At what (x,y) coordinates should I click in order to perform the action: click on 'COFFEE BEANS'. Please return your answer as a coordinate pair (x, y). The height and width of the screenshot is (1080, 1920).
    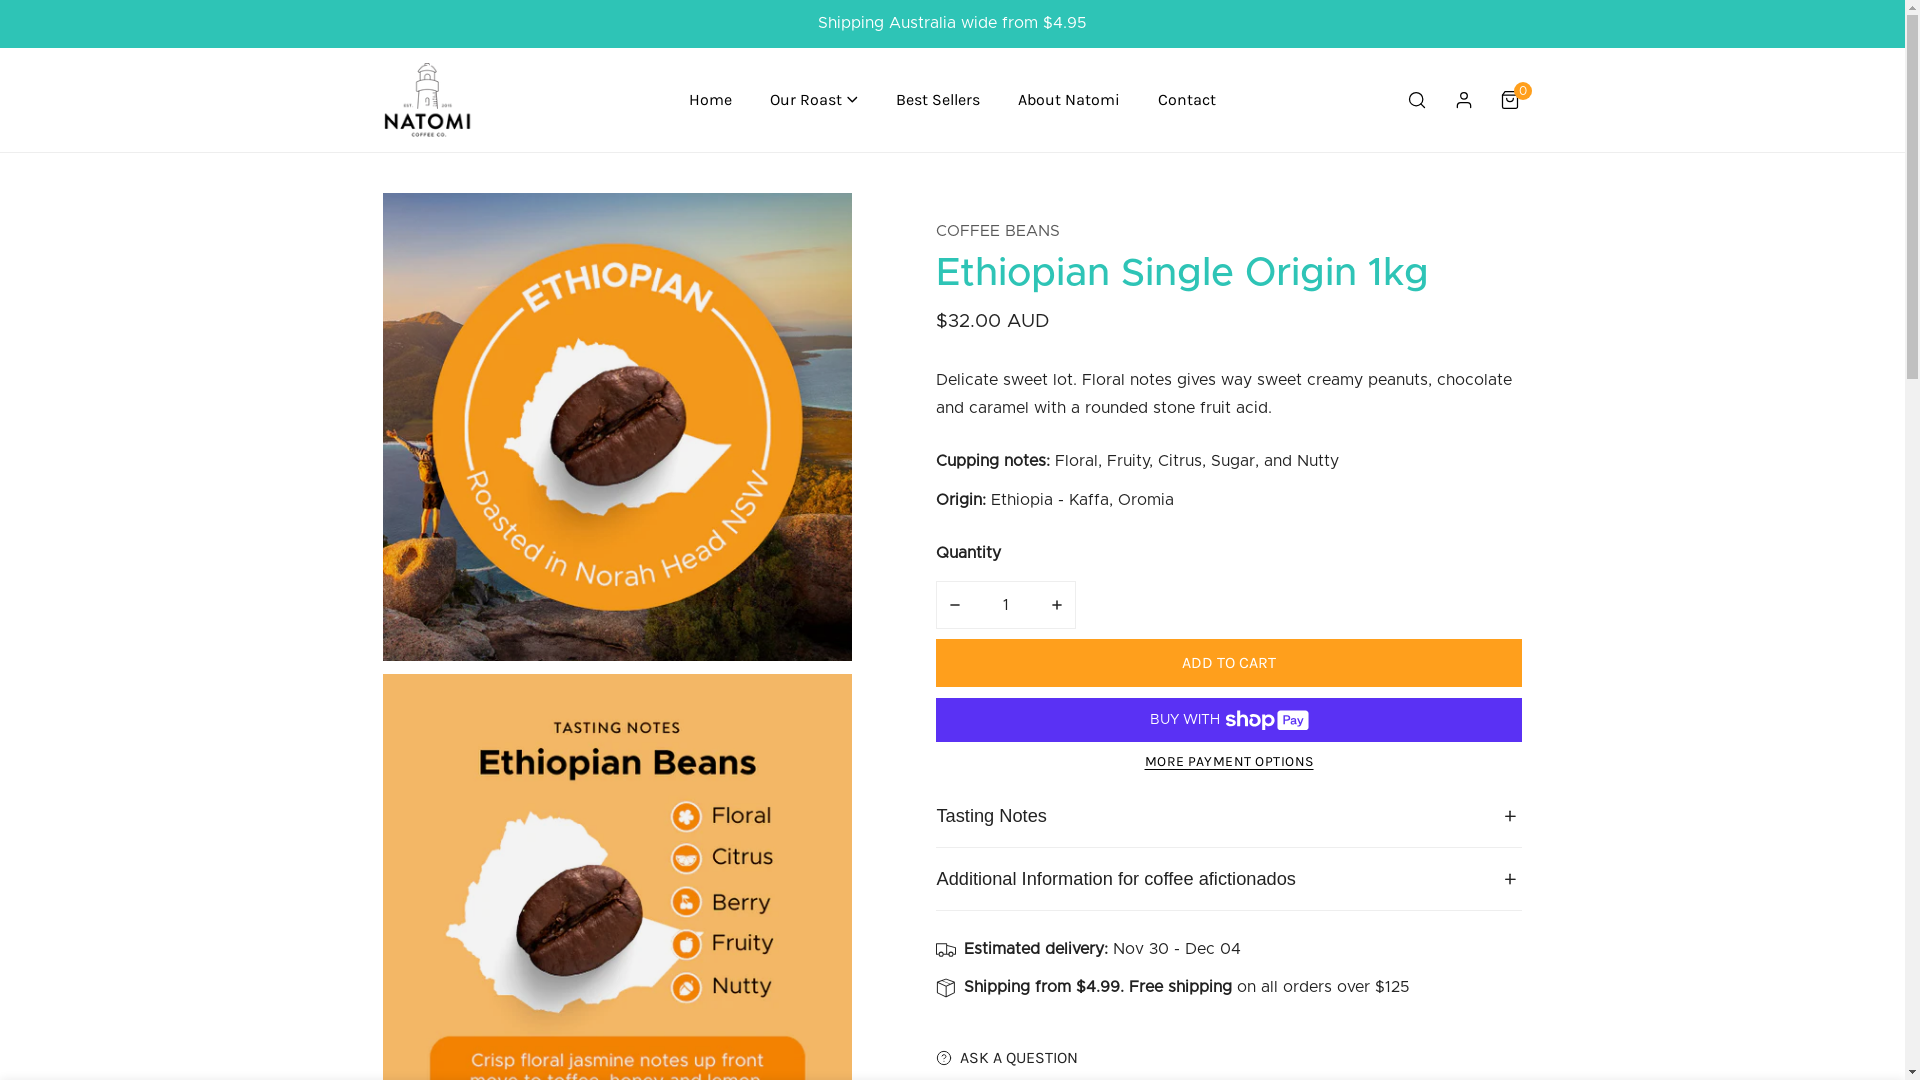
    Looking at the image, I should click on (998, 230).